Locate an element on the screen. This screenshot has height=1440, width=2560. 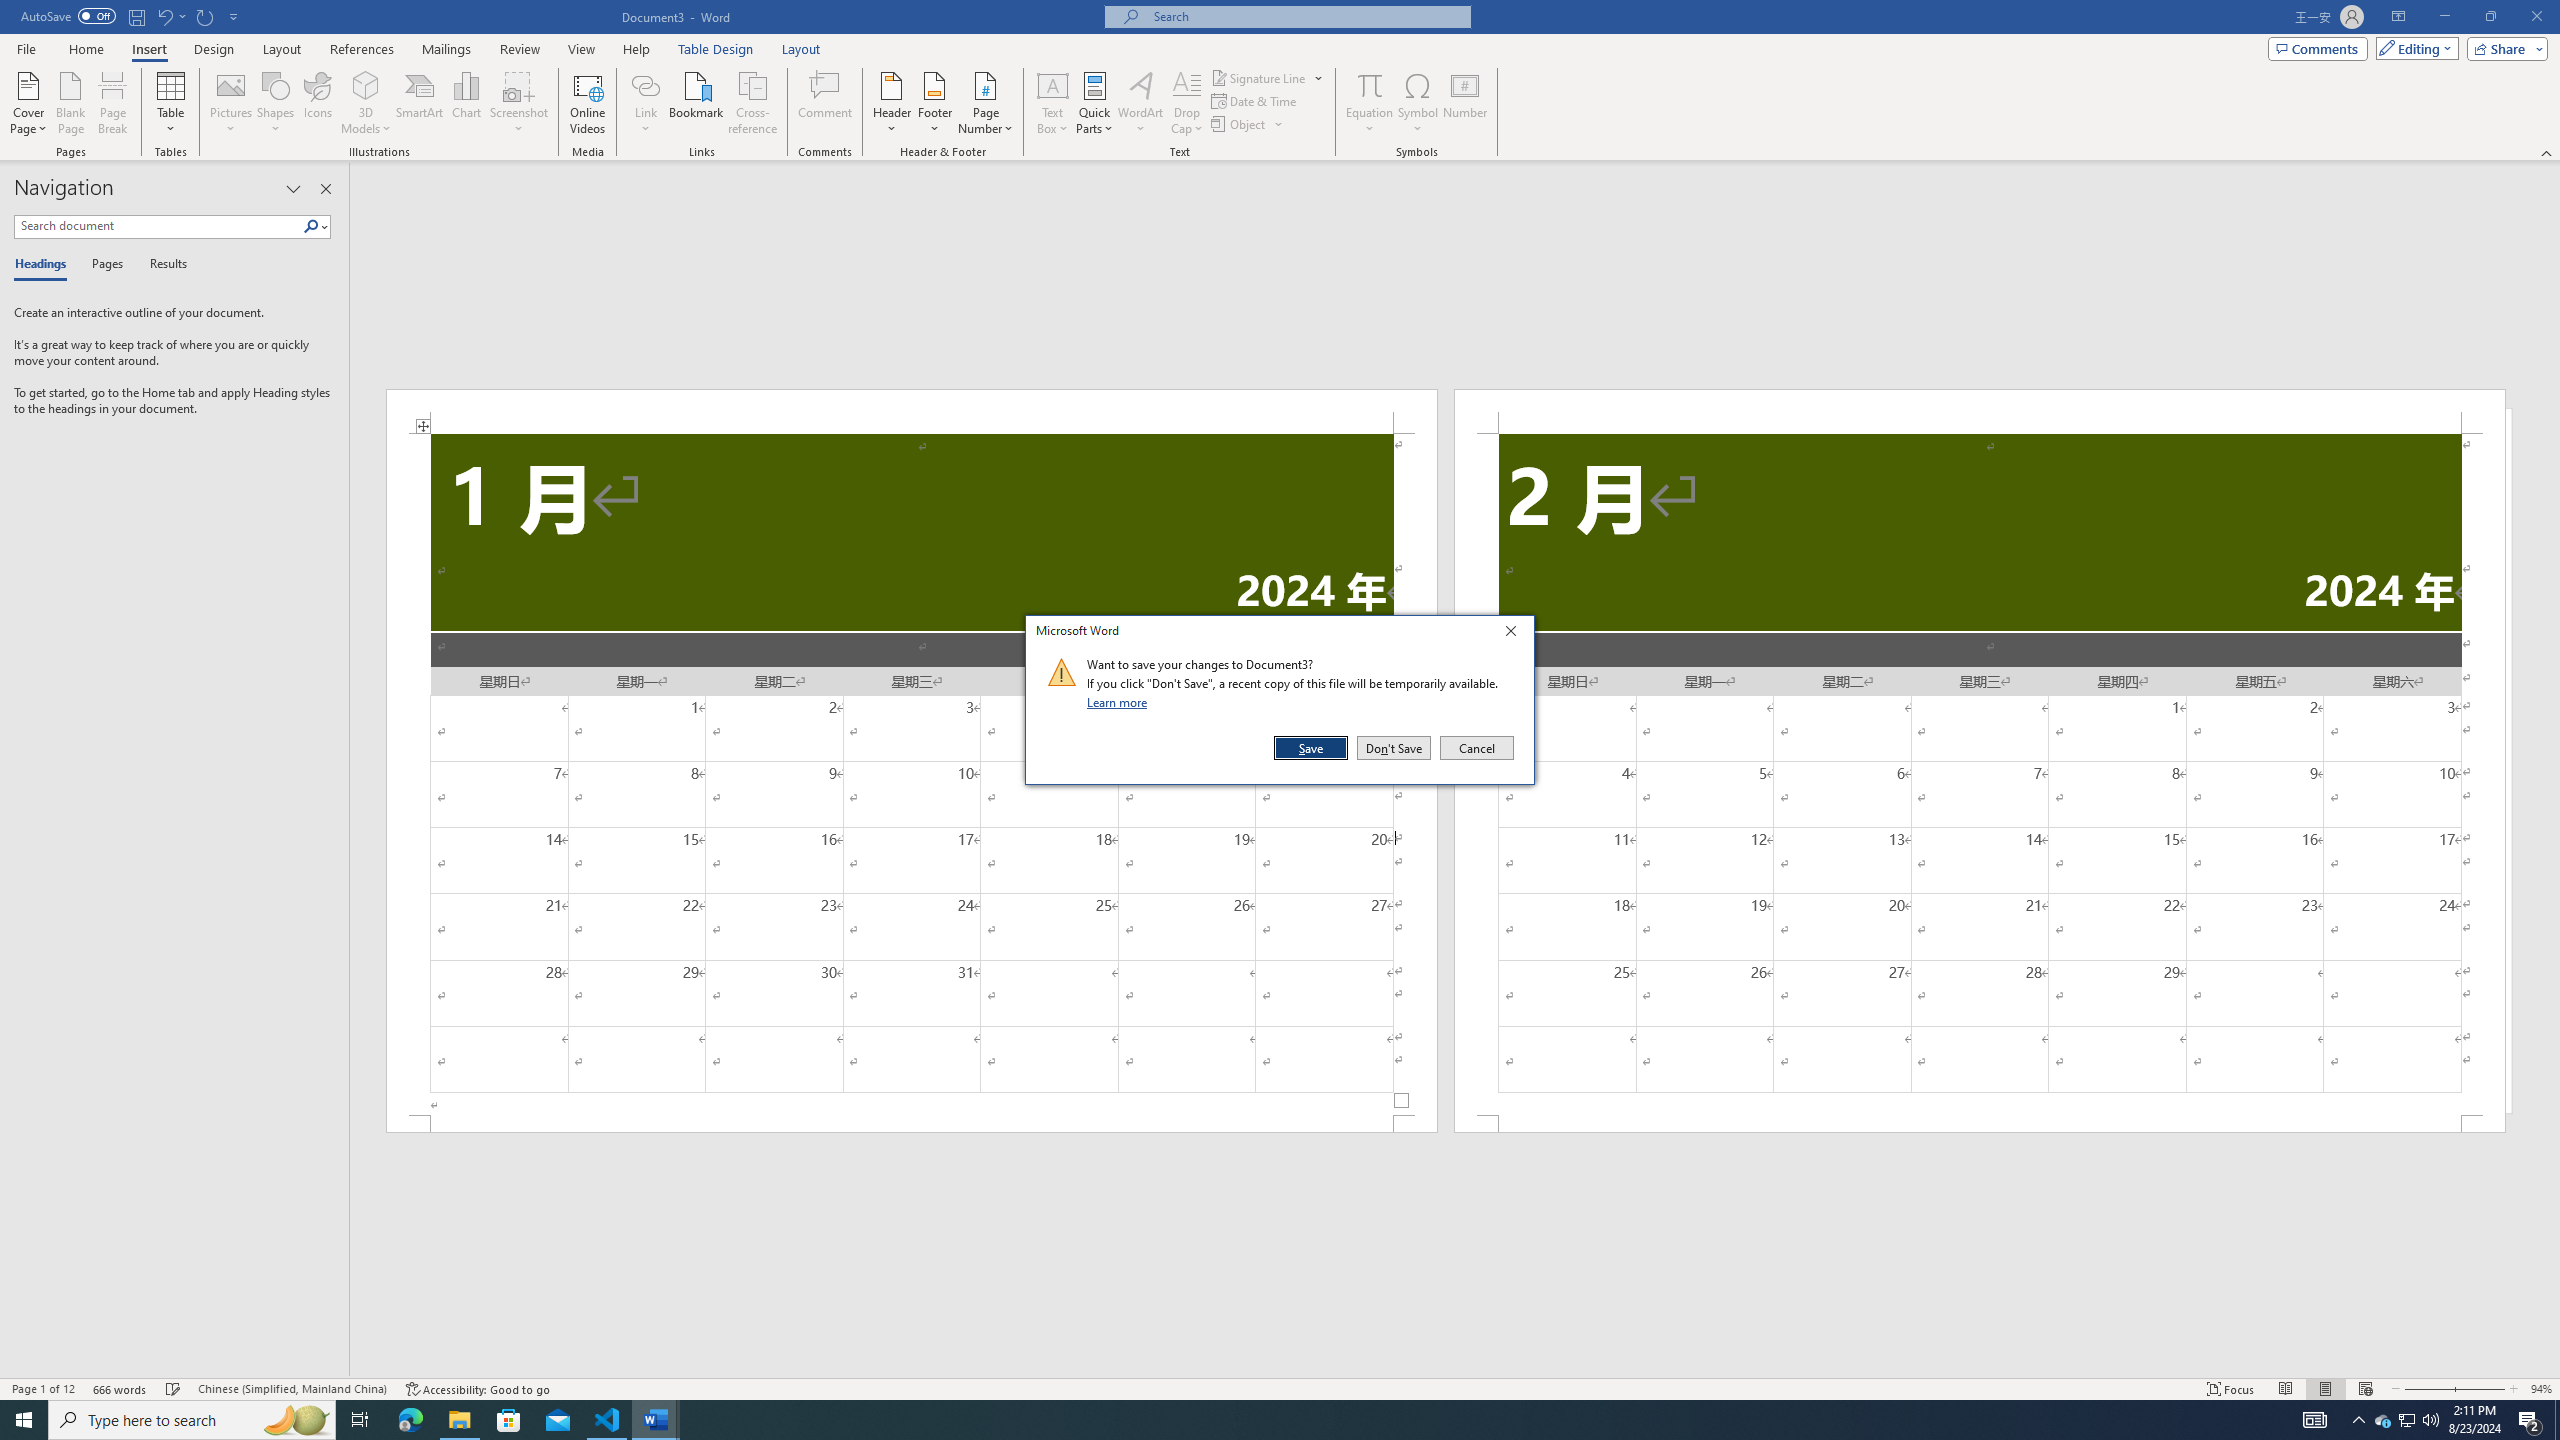
'Type here to search' is located at coordinates (191, 1418).